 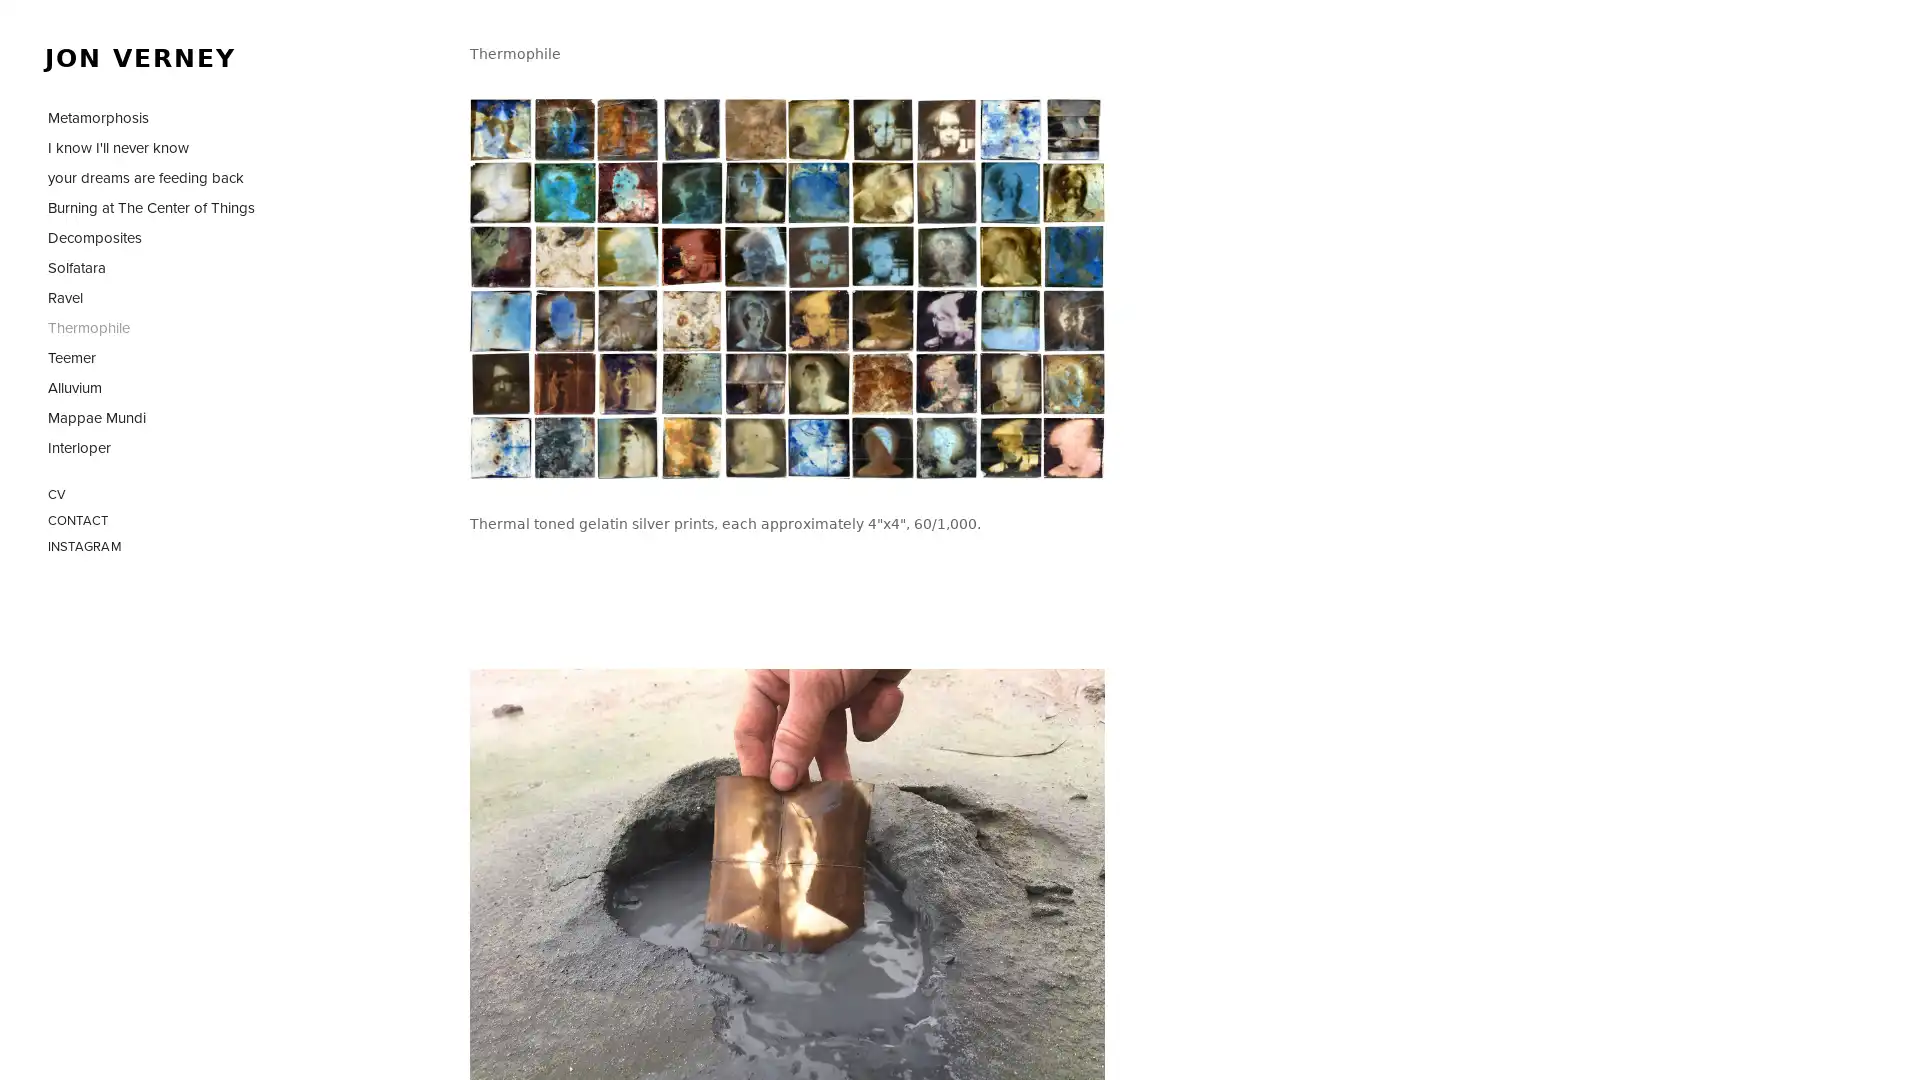 What do you see at coordinates (691, 319) in the screenshot?
I see `View fullsize jon_verney_thermophile_48.jpg` at bounding box center [691, 319].